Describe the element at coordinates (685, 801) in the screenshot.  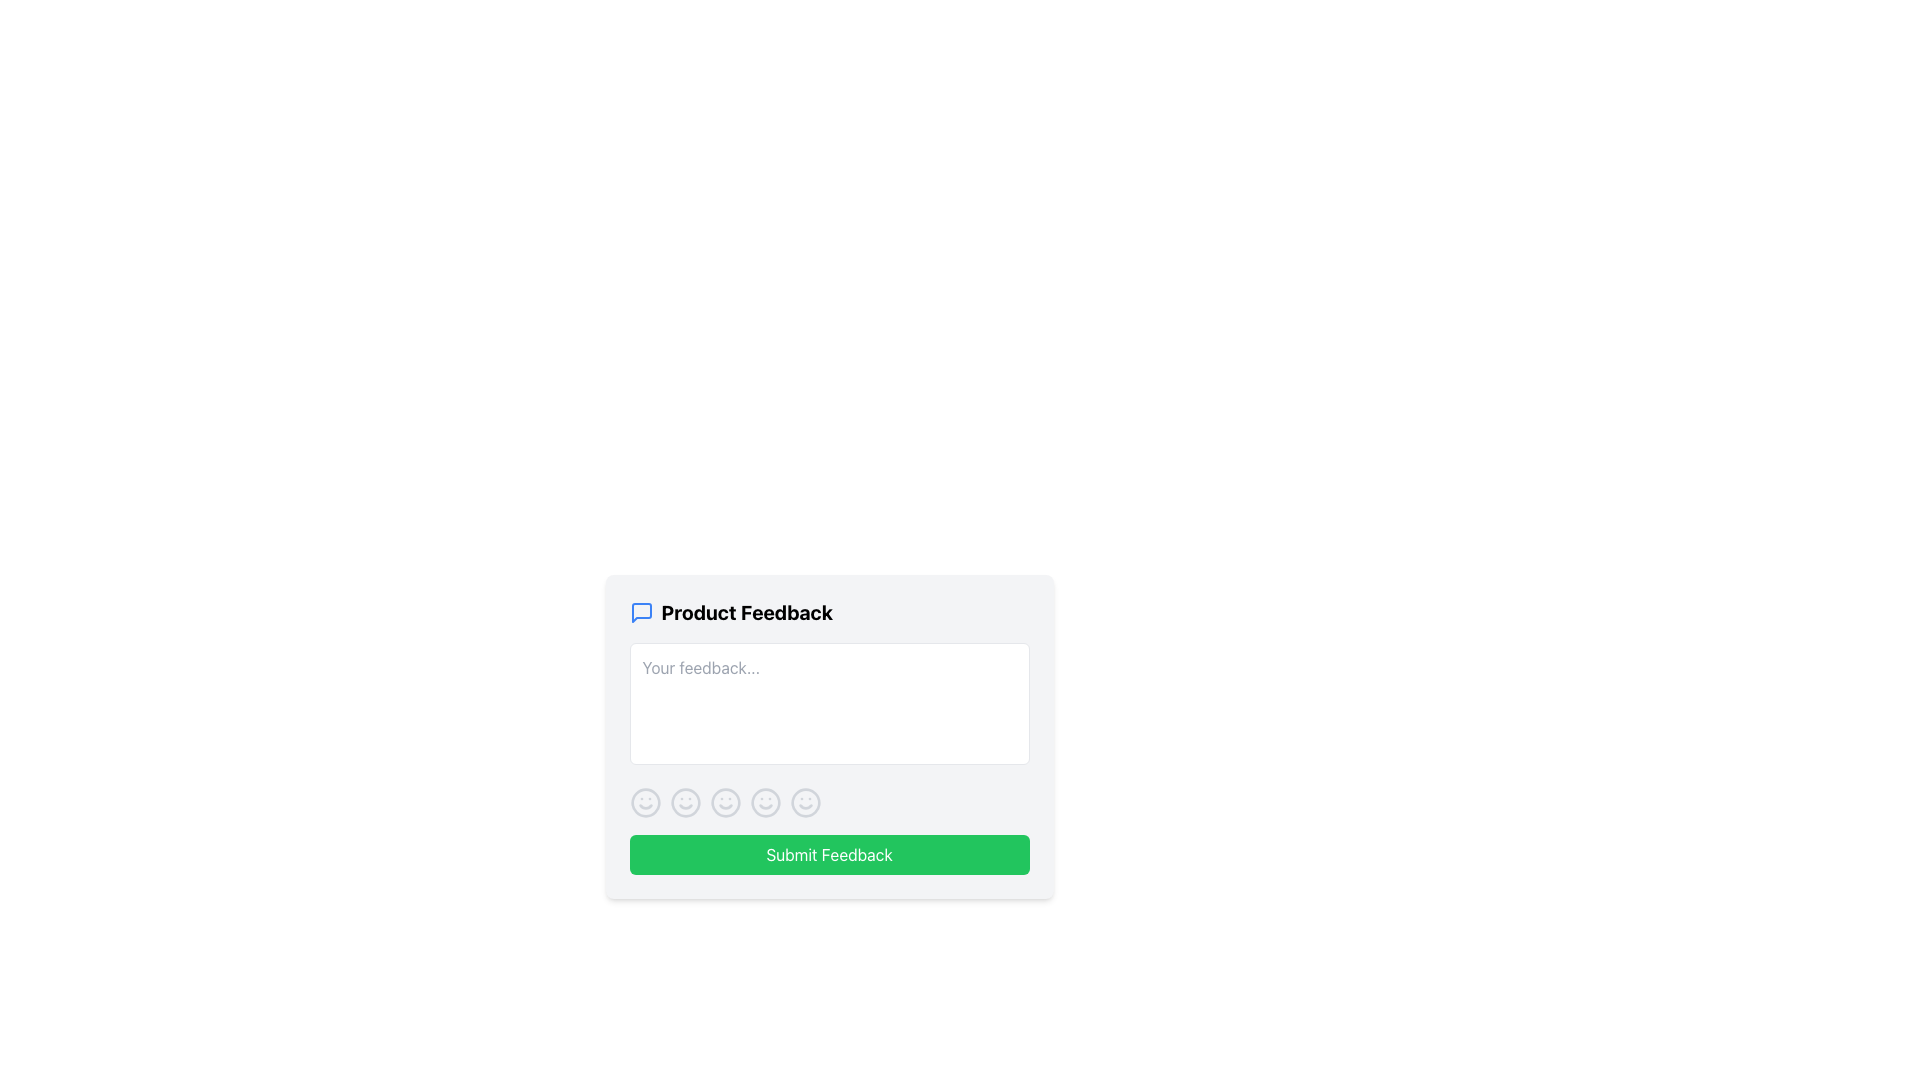
I see `the circular graphical element representing neutral feedback in the SVG illustration` at that location.